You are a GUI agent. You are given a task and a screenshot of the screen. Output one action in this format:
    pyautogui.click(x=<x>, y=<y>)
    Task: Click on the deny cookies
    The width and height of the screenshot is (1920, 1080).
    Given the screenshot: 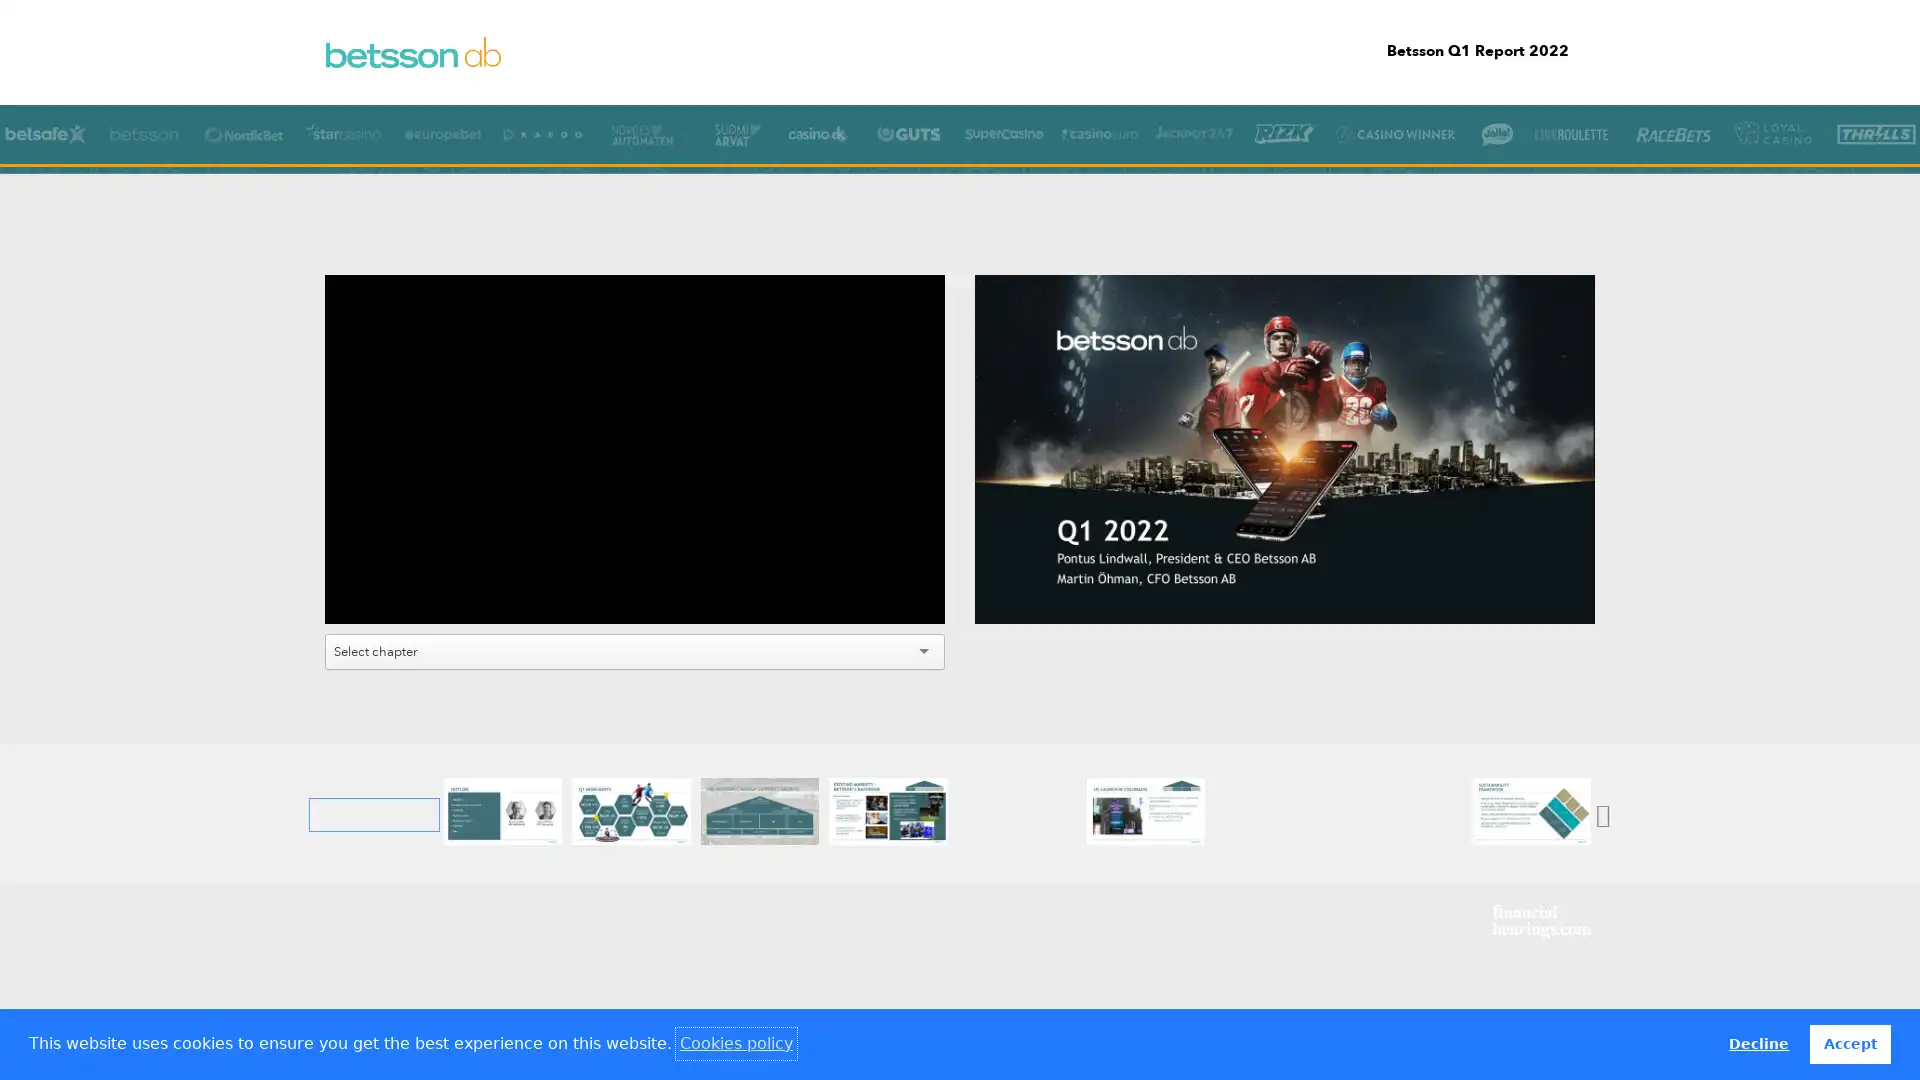 What is the action you would take?
    pyautogui.click(x=1757, y=1043)
    